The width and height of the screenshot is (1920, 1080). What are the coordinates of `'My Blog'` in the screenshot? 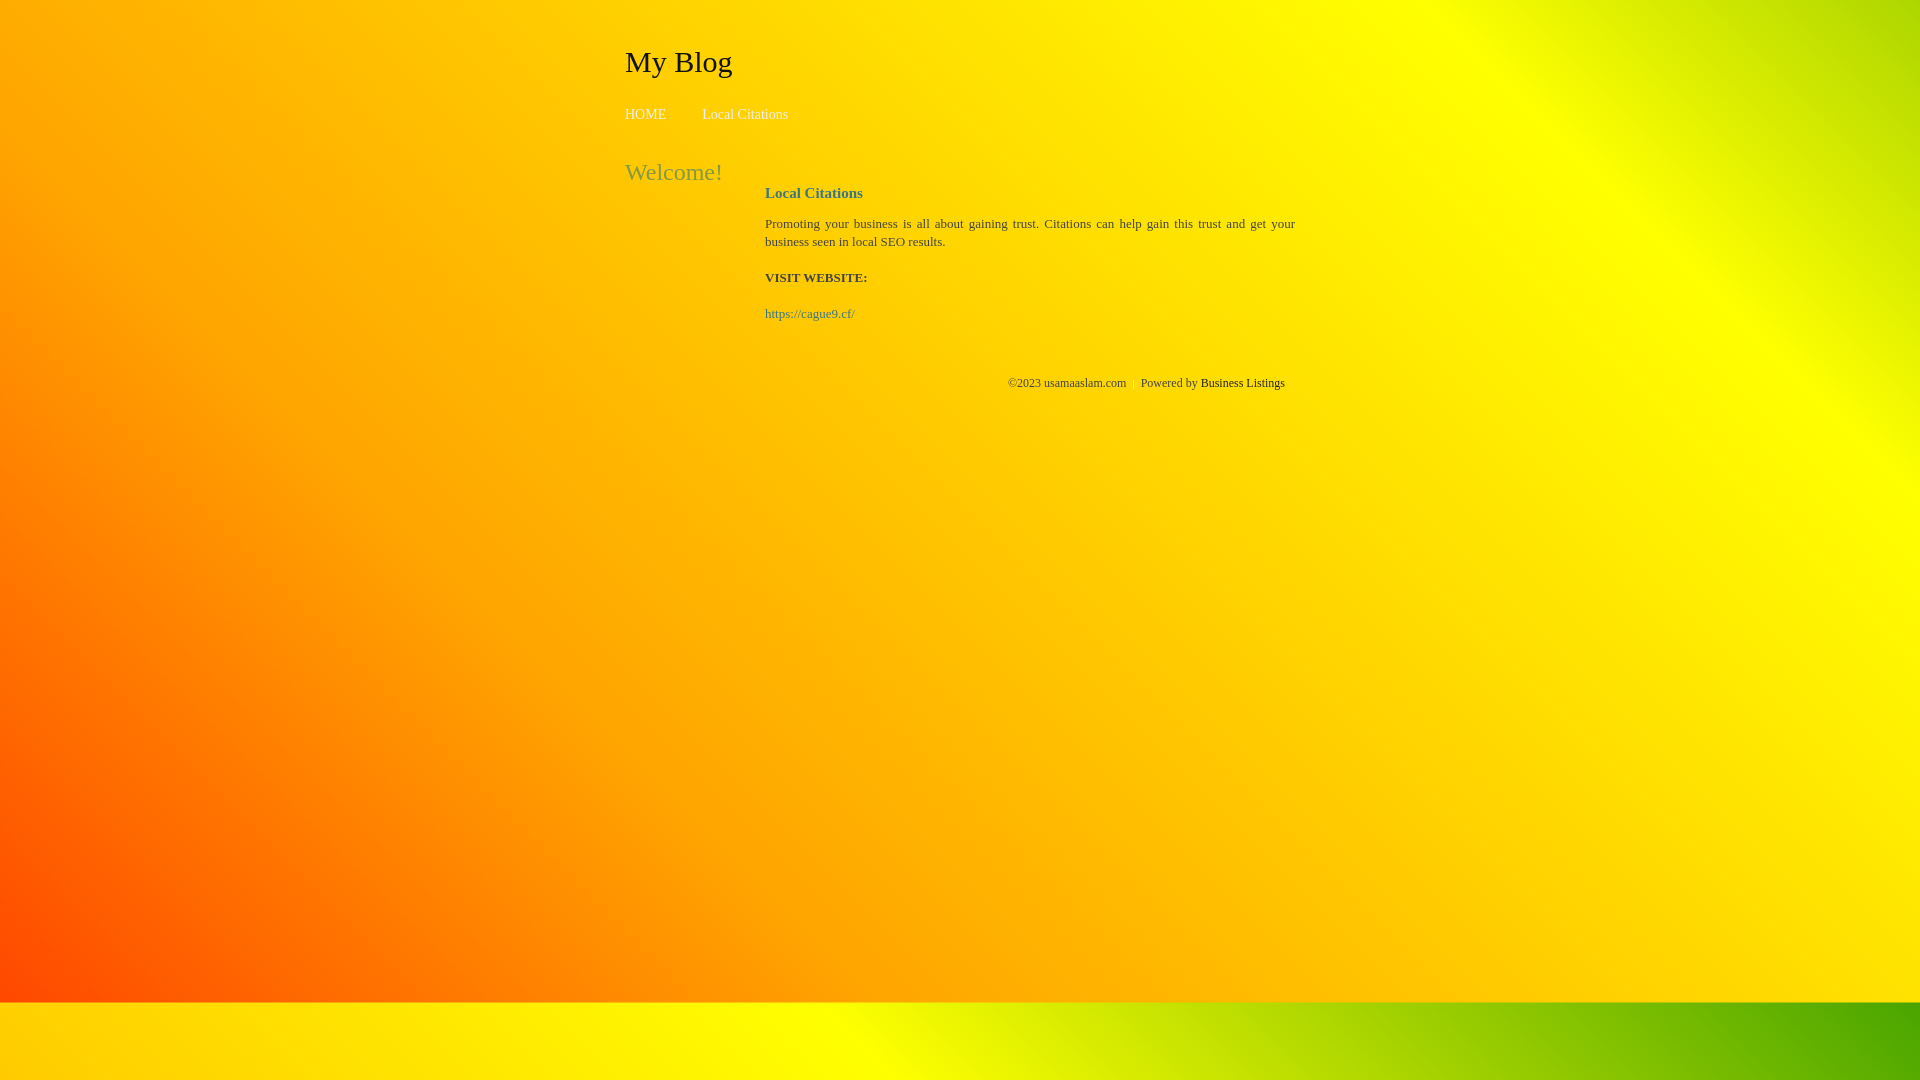 It's located at (678, 60).